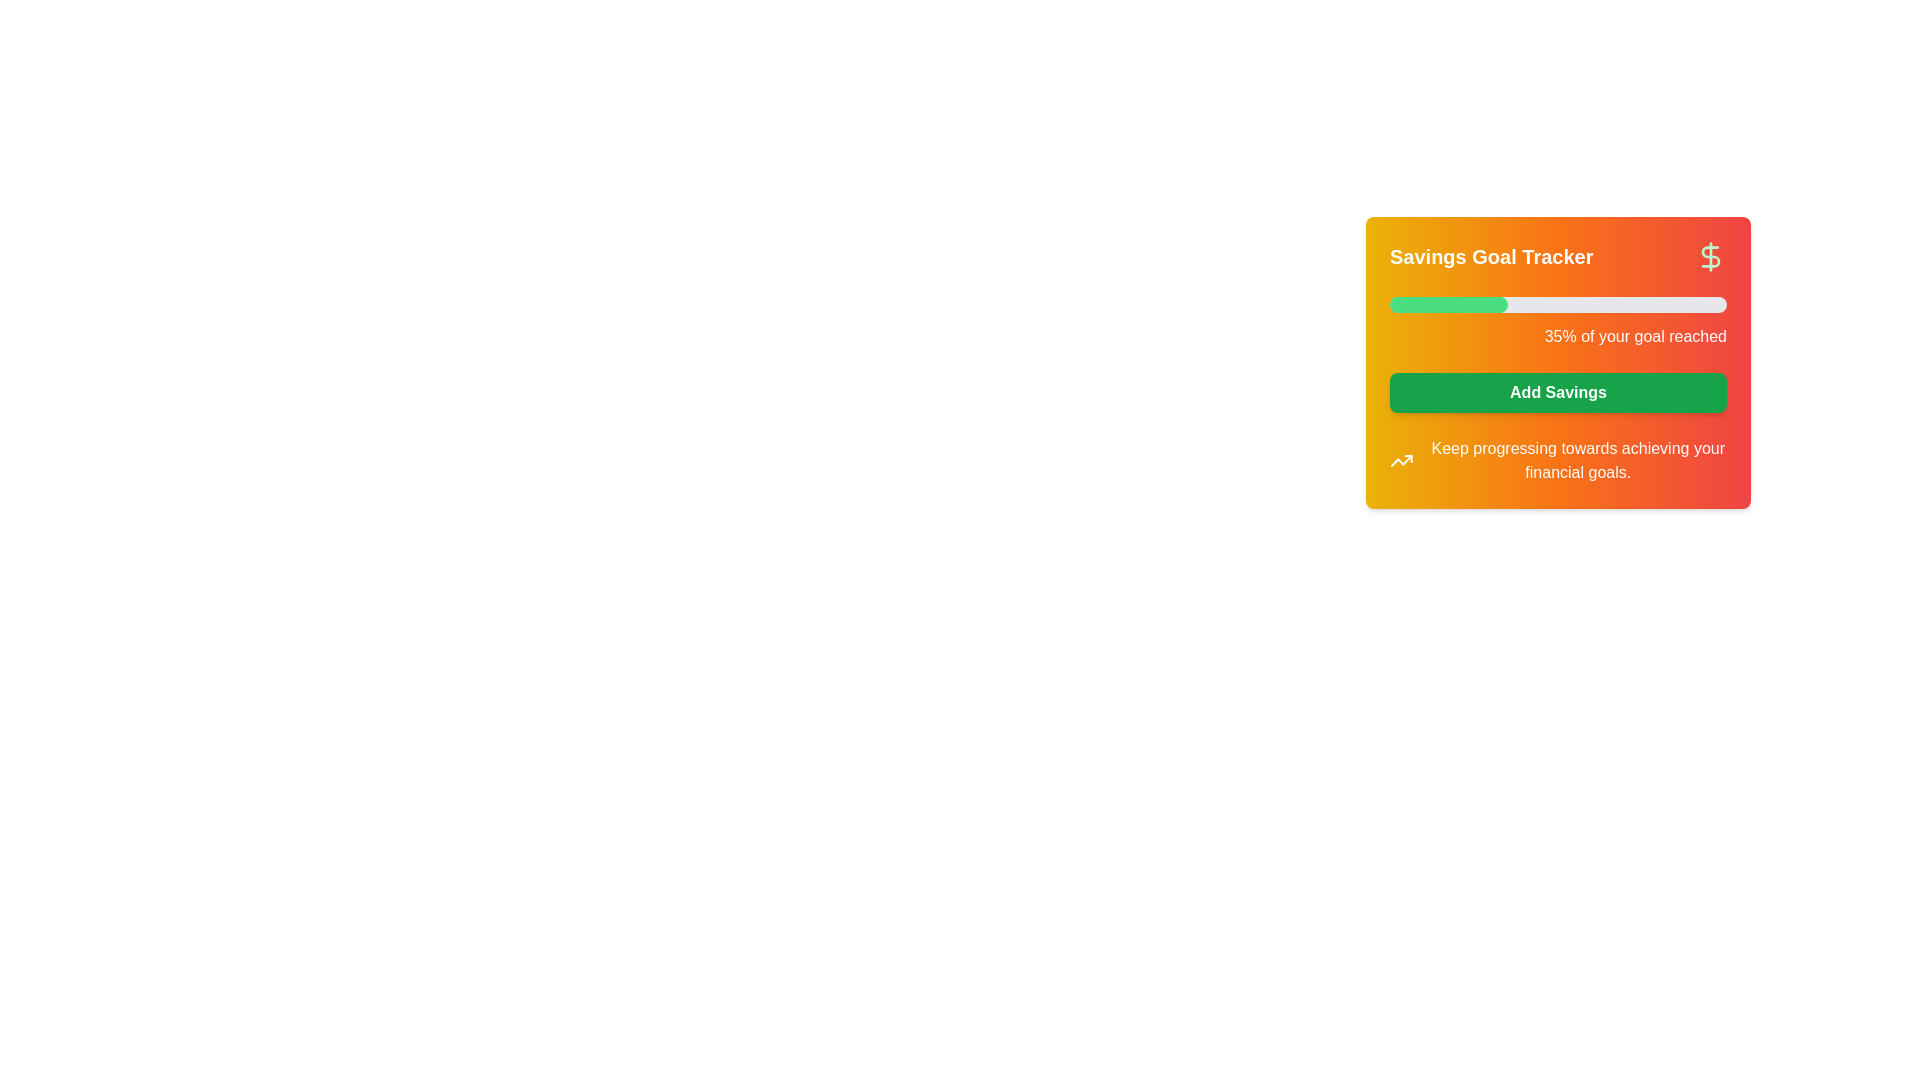 The height and width of the screenshot is (1080, 1920). I want to click on the horizontal progress bar with a gray background and green filled segment, located under the 'Savings Goal Tracker' title and above the '35% of your goal reached' text, so click(1557, 304).